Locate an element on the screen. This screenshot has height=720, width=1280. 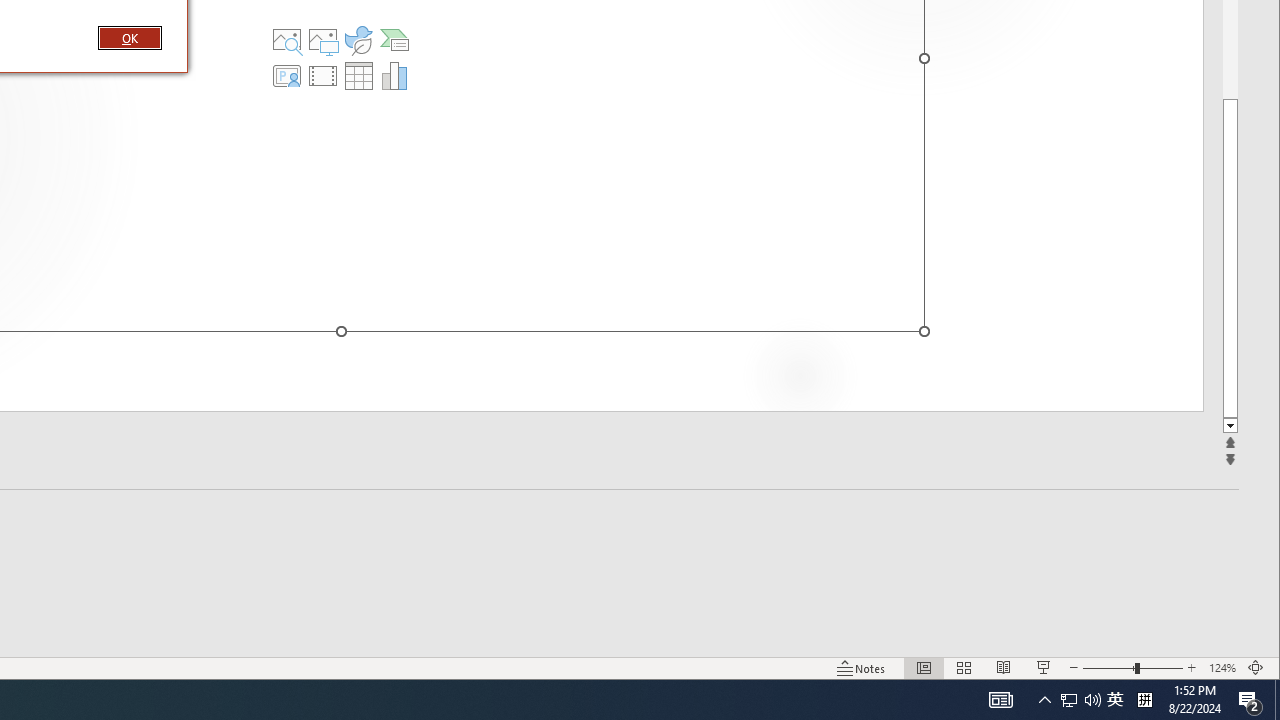
'Show desktop' is located at coordinates (1276, 698).